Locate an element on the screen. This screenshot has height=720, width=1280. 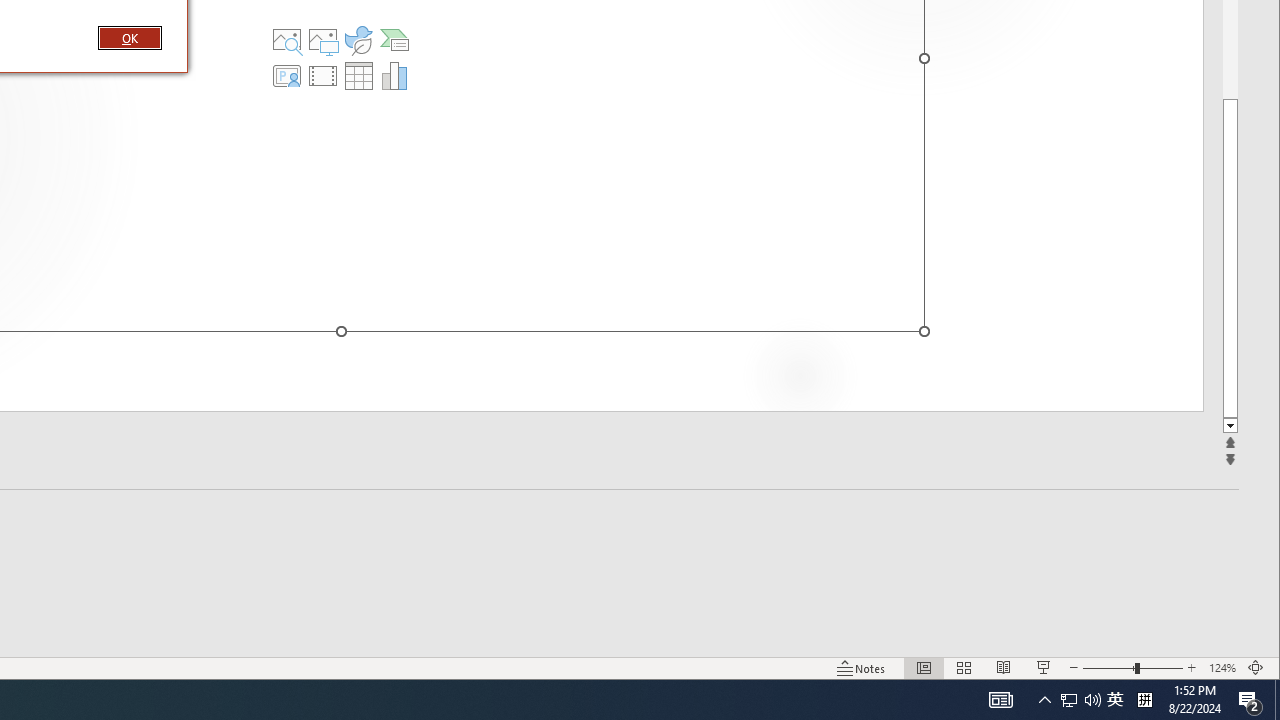
'Show desktop' is located at coordinates (1276, 698).